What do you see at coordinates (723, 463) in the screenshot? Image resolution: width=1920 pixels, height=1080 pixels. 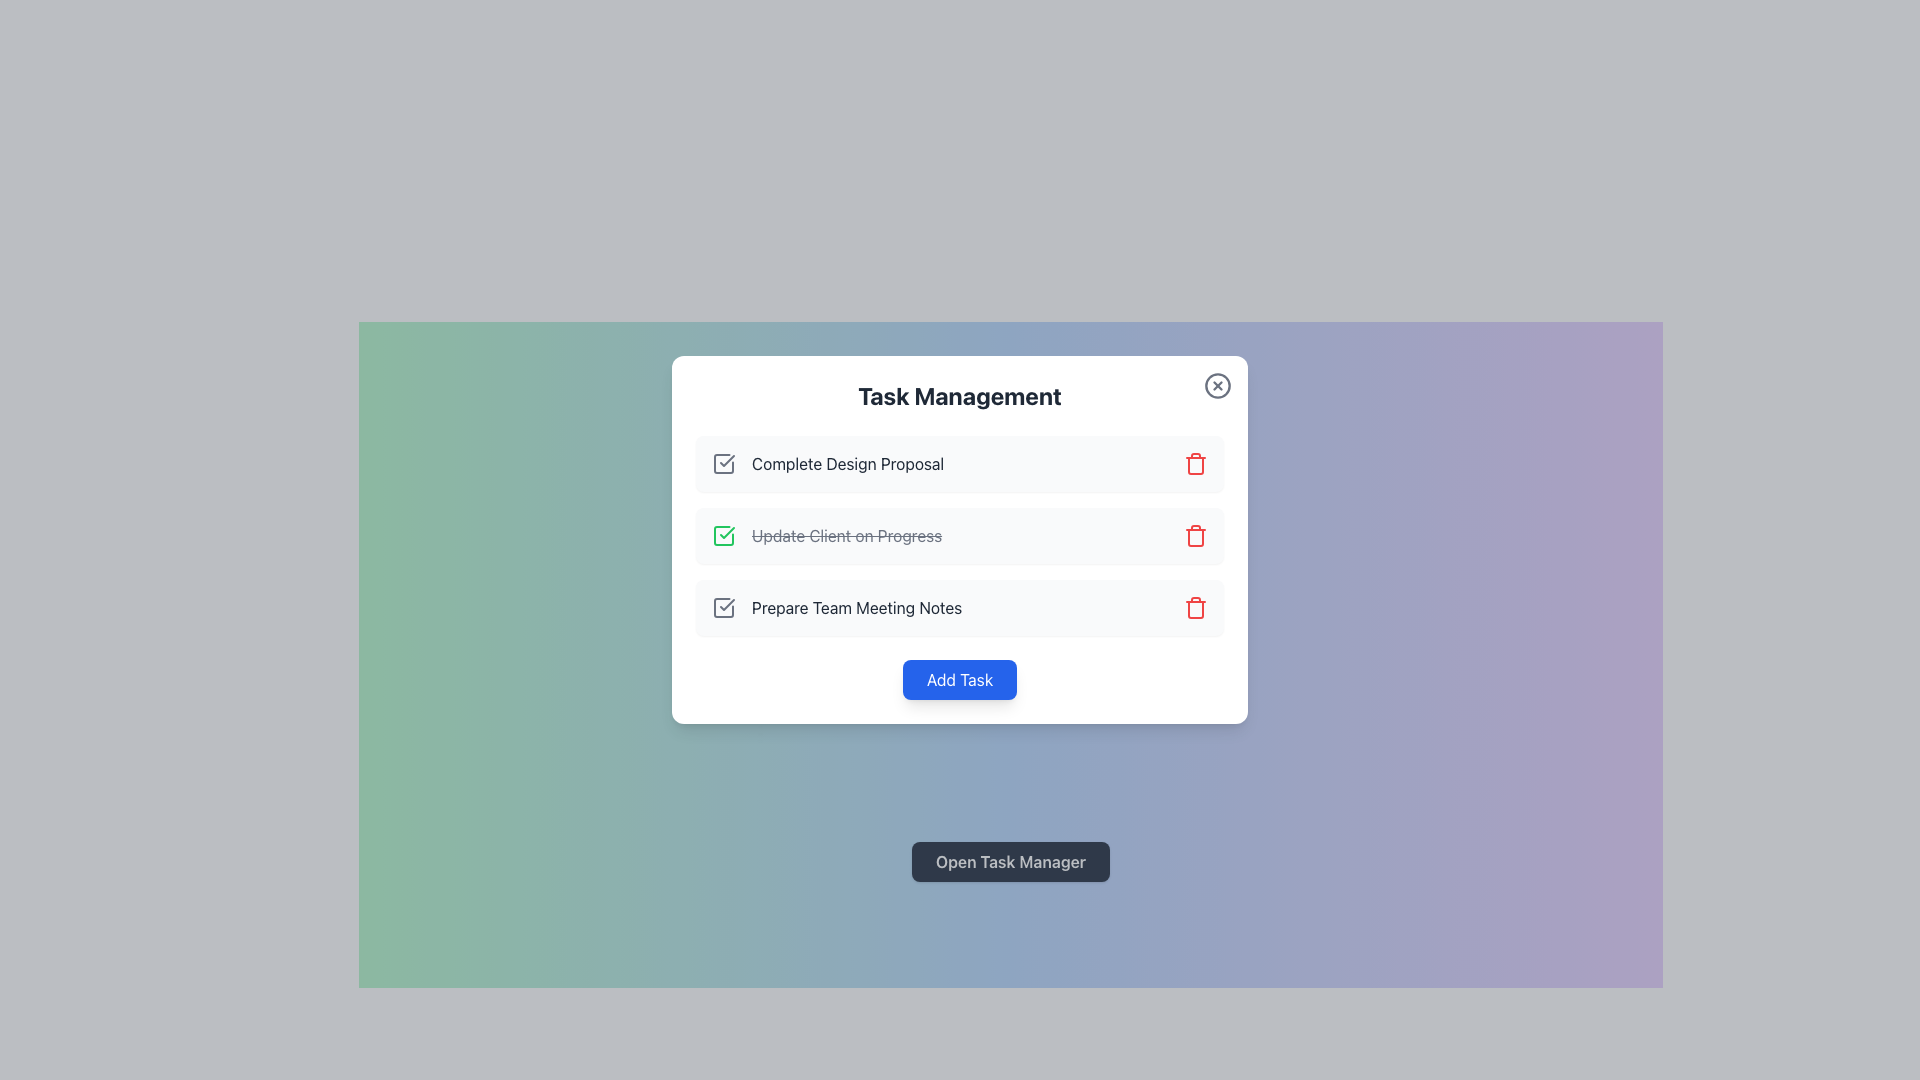 I see `the checkbox indicating the completion status of the associated task in the task list of the modal dialog` at bounding box center [723, 463].